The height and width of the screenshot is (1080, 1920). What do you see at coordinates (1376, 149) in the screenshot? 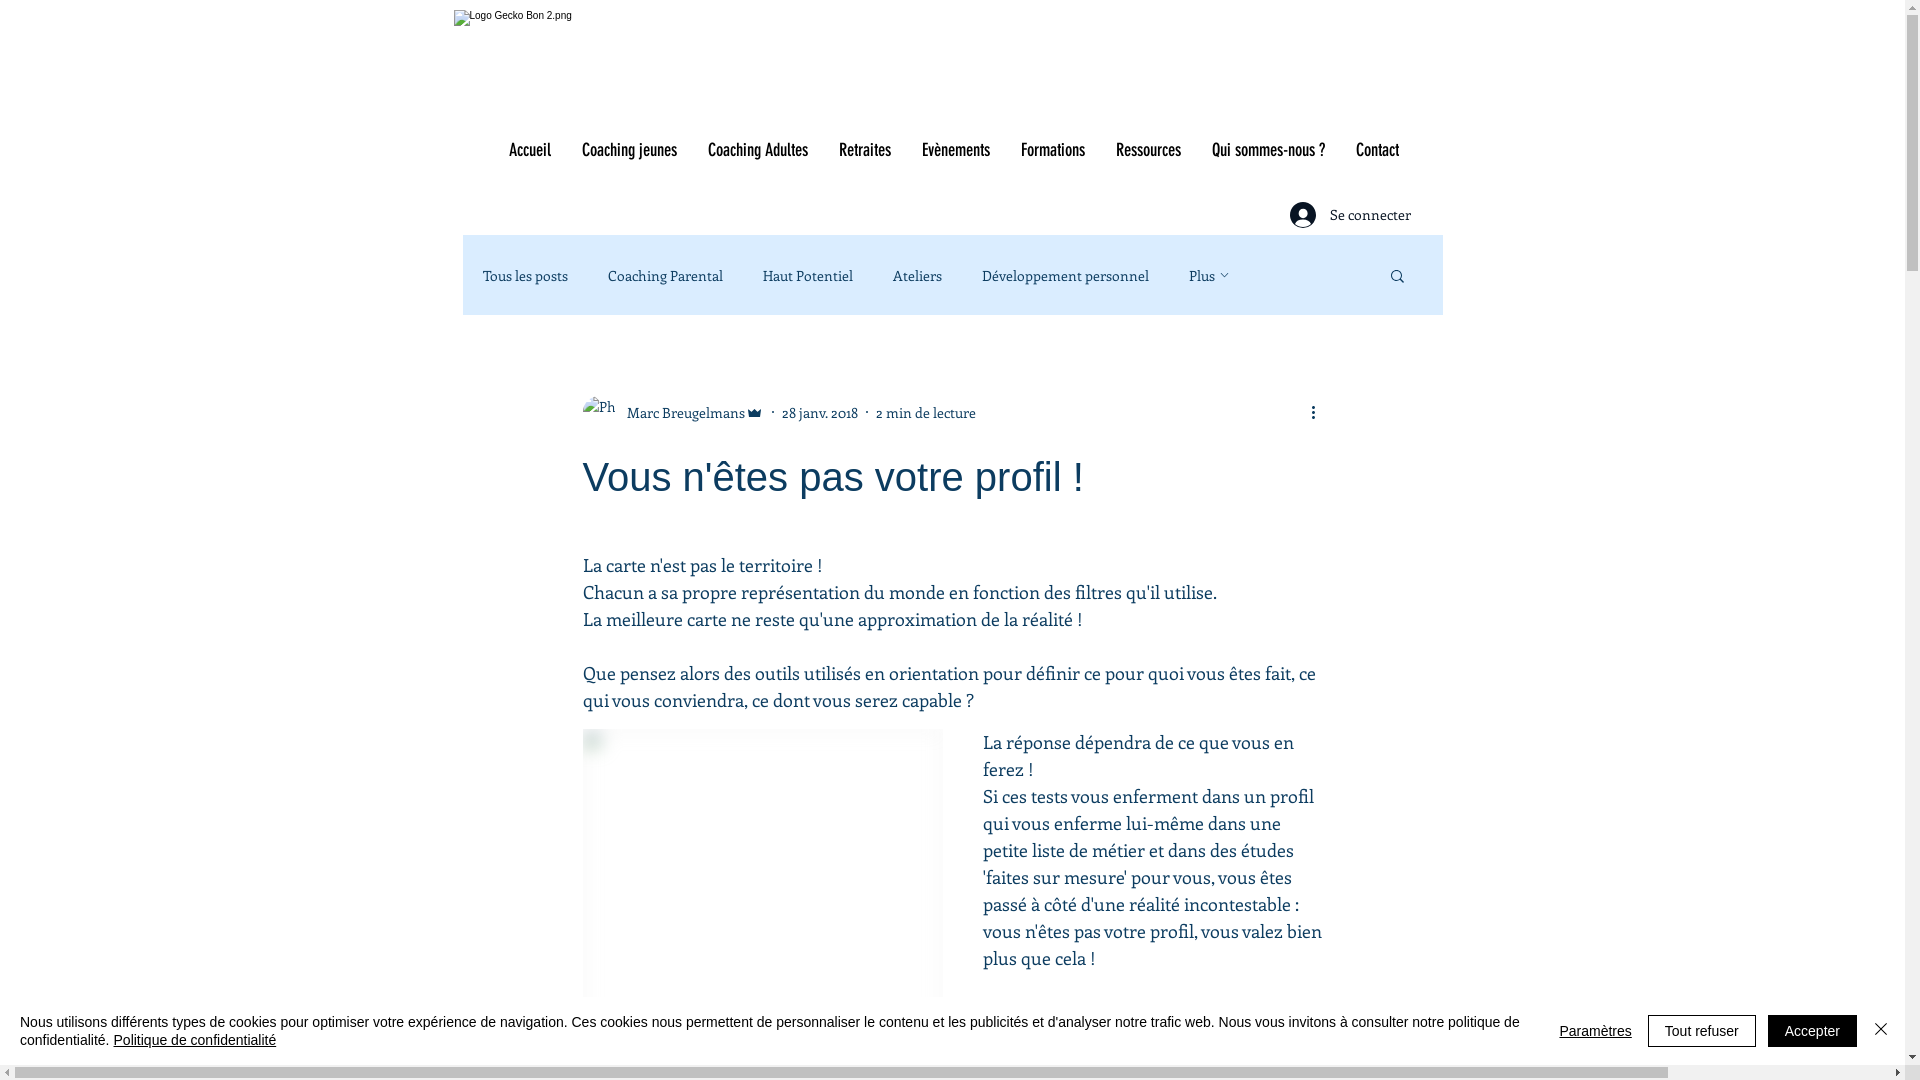
I see `'Contact'` at bounding box center [1376, 149].